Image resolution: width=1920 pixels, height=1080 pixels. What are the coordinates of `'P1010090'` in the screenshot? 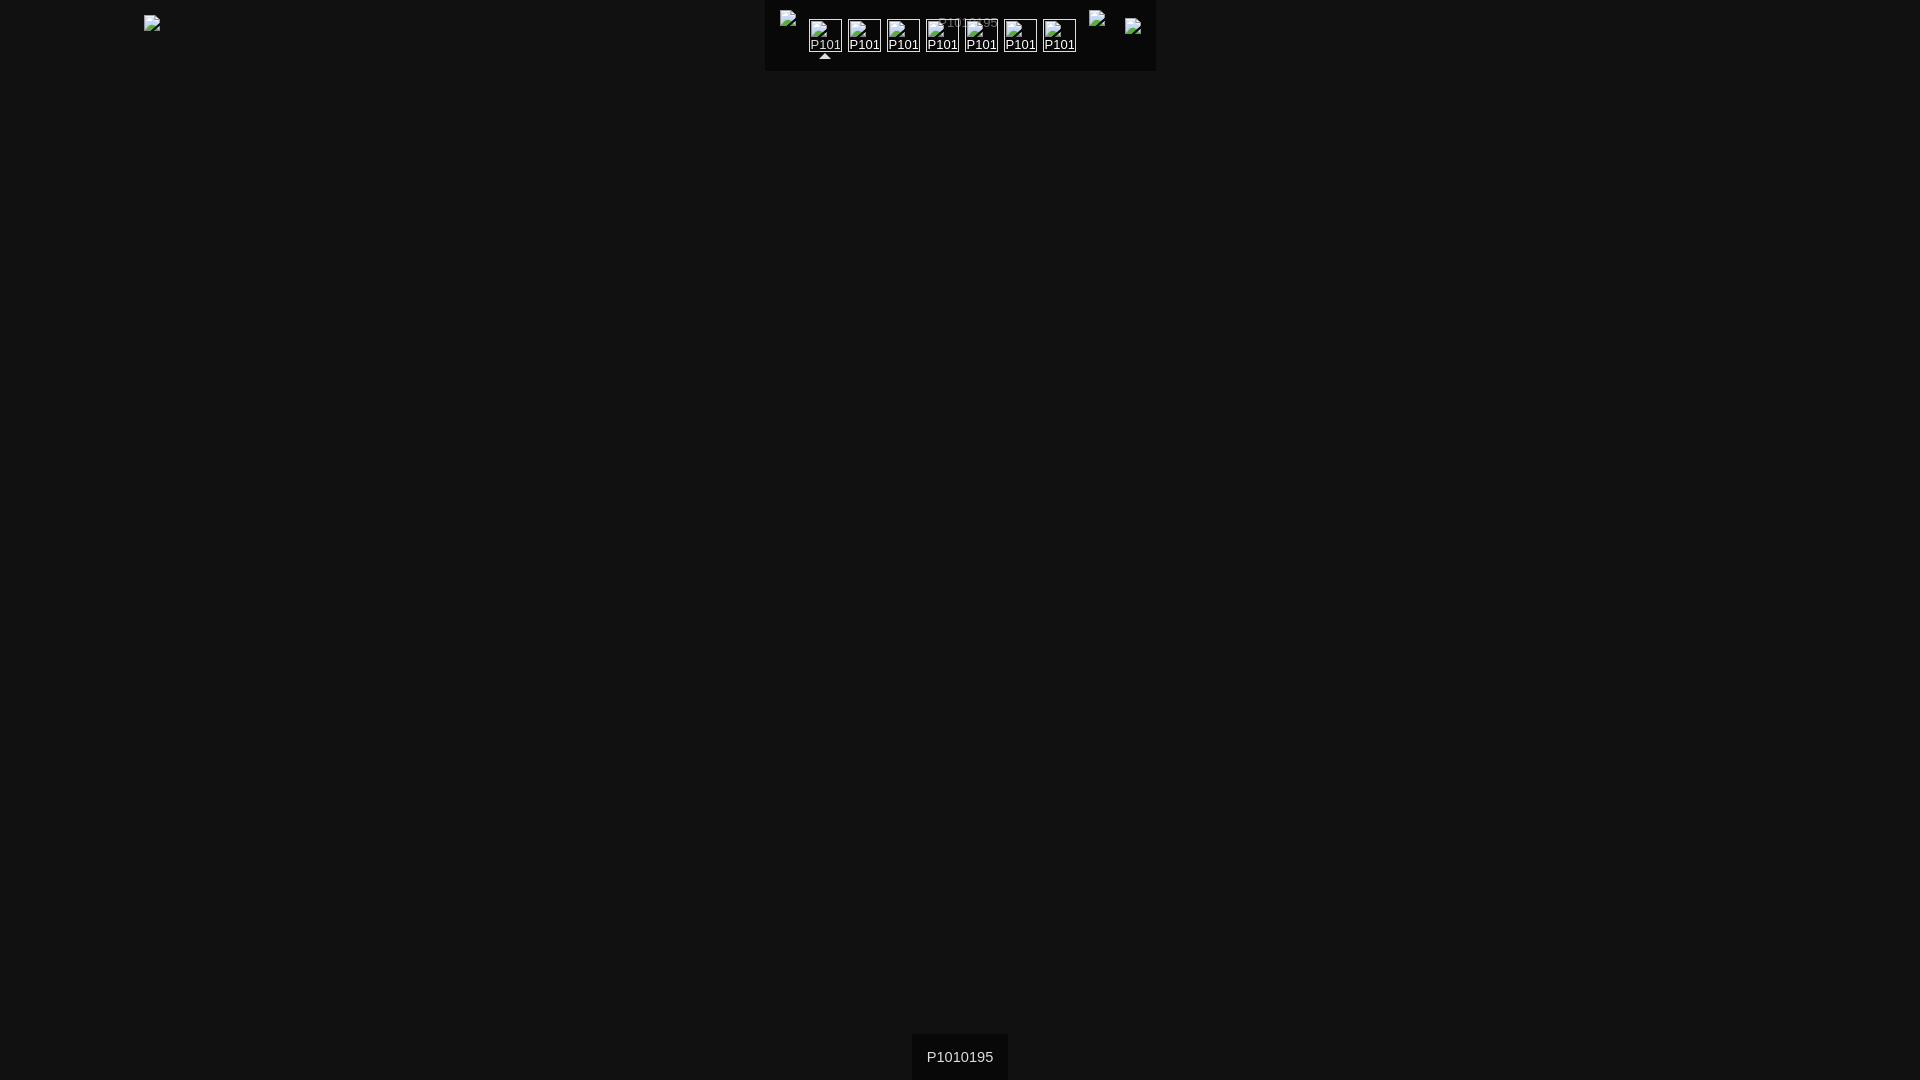 It's located at (980, 35).